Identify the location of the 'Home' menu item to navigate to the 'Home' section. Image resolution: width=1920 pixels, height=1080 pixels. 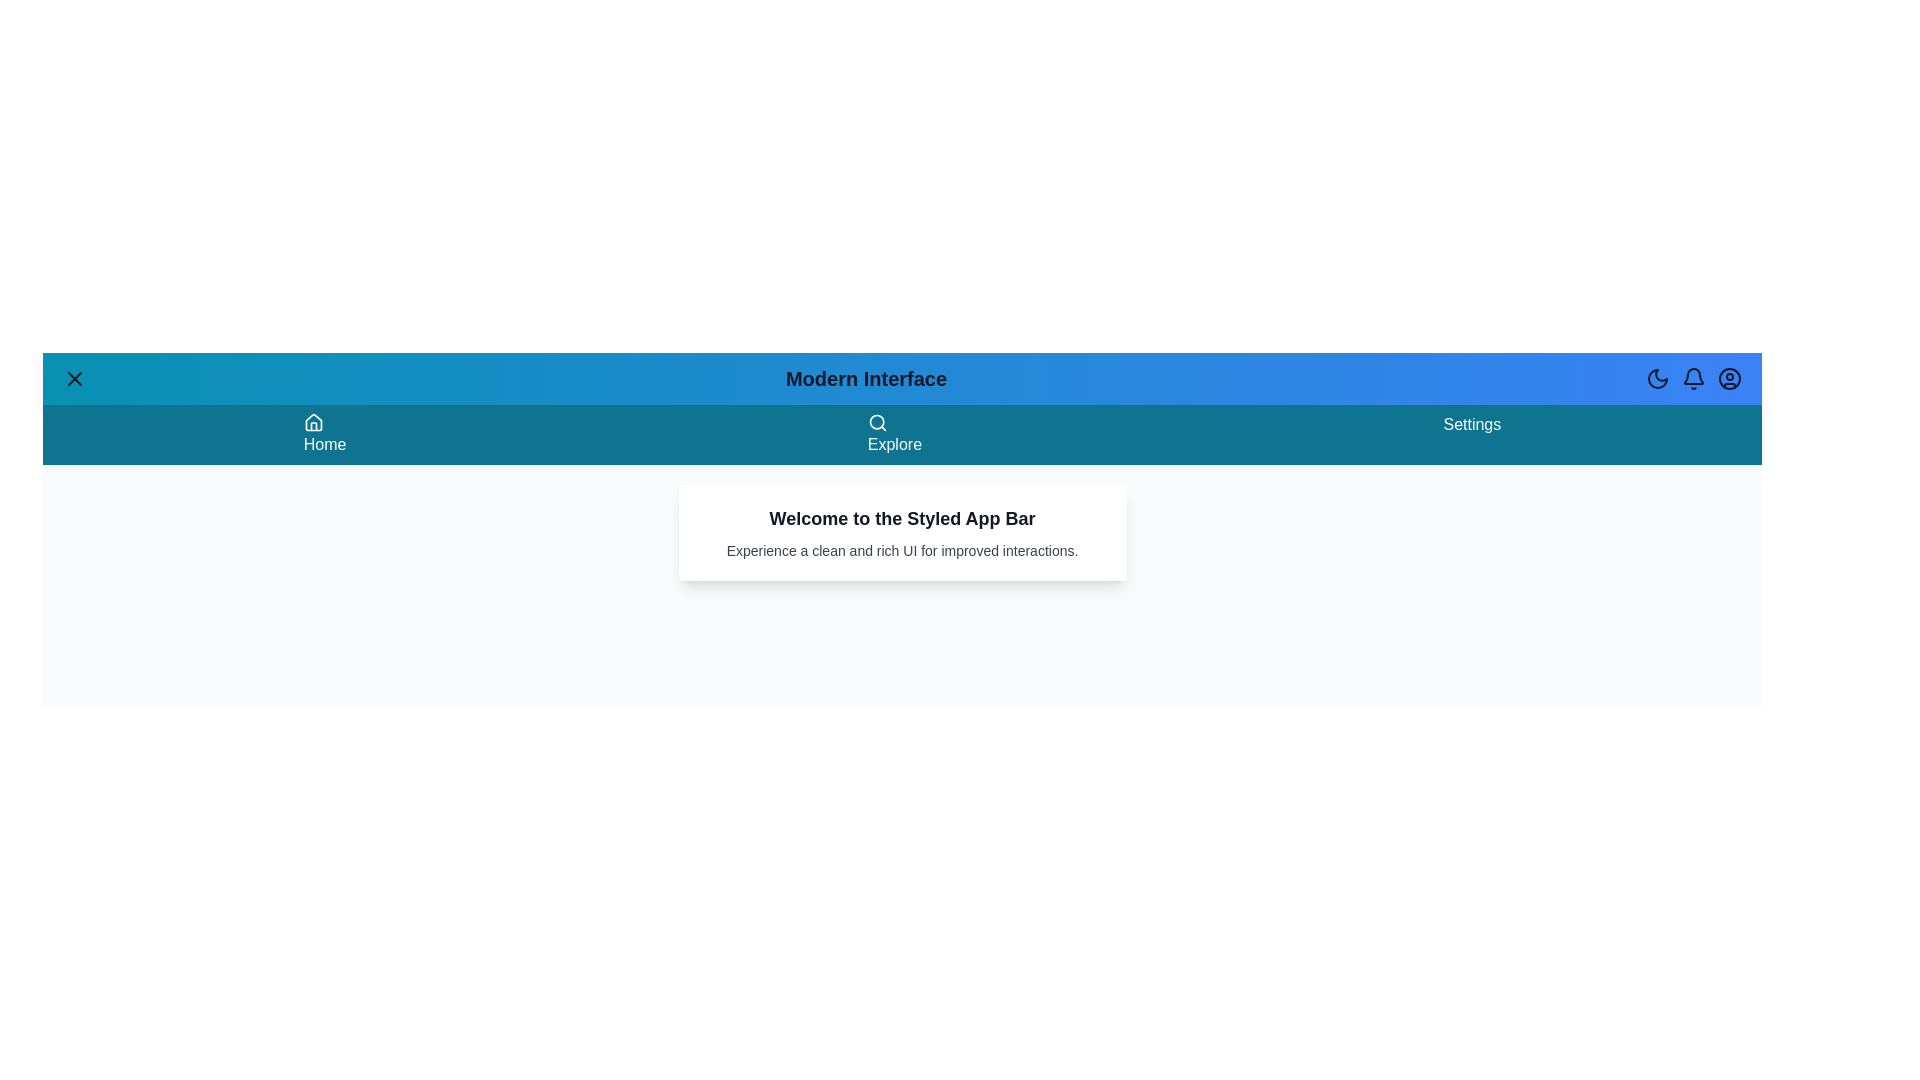
(325, 434).